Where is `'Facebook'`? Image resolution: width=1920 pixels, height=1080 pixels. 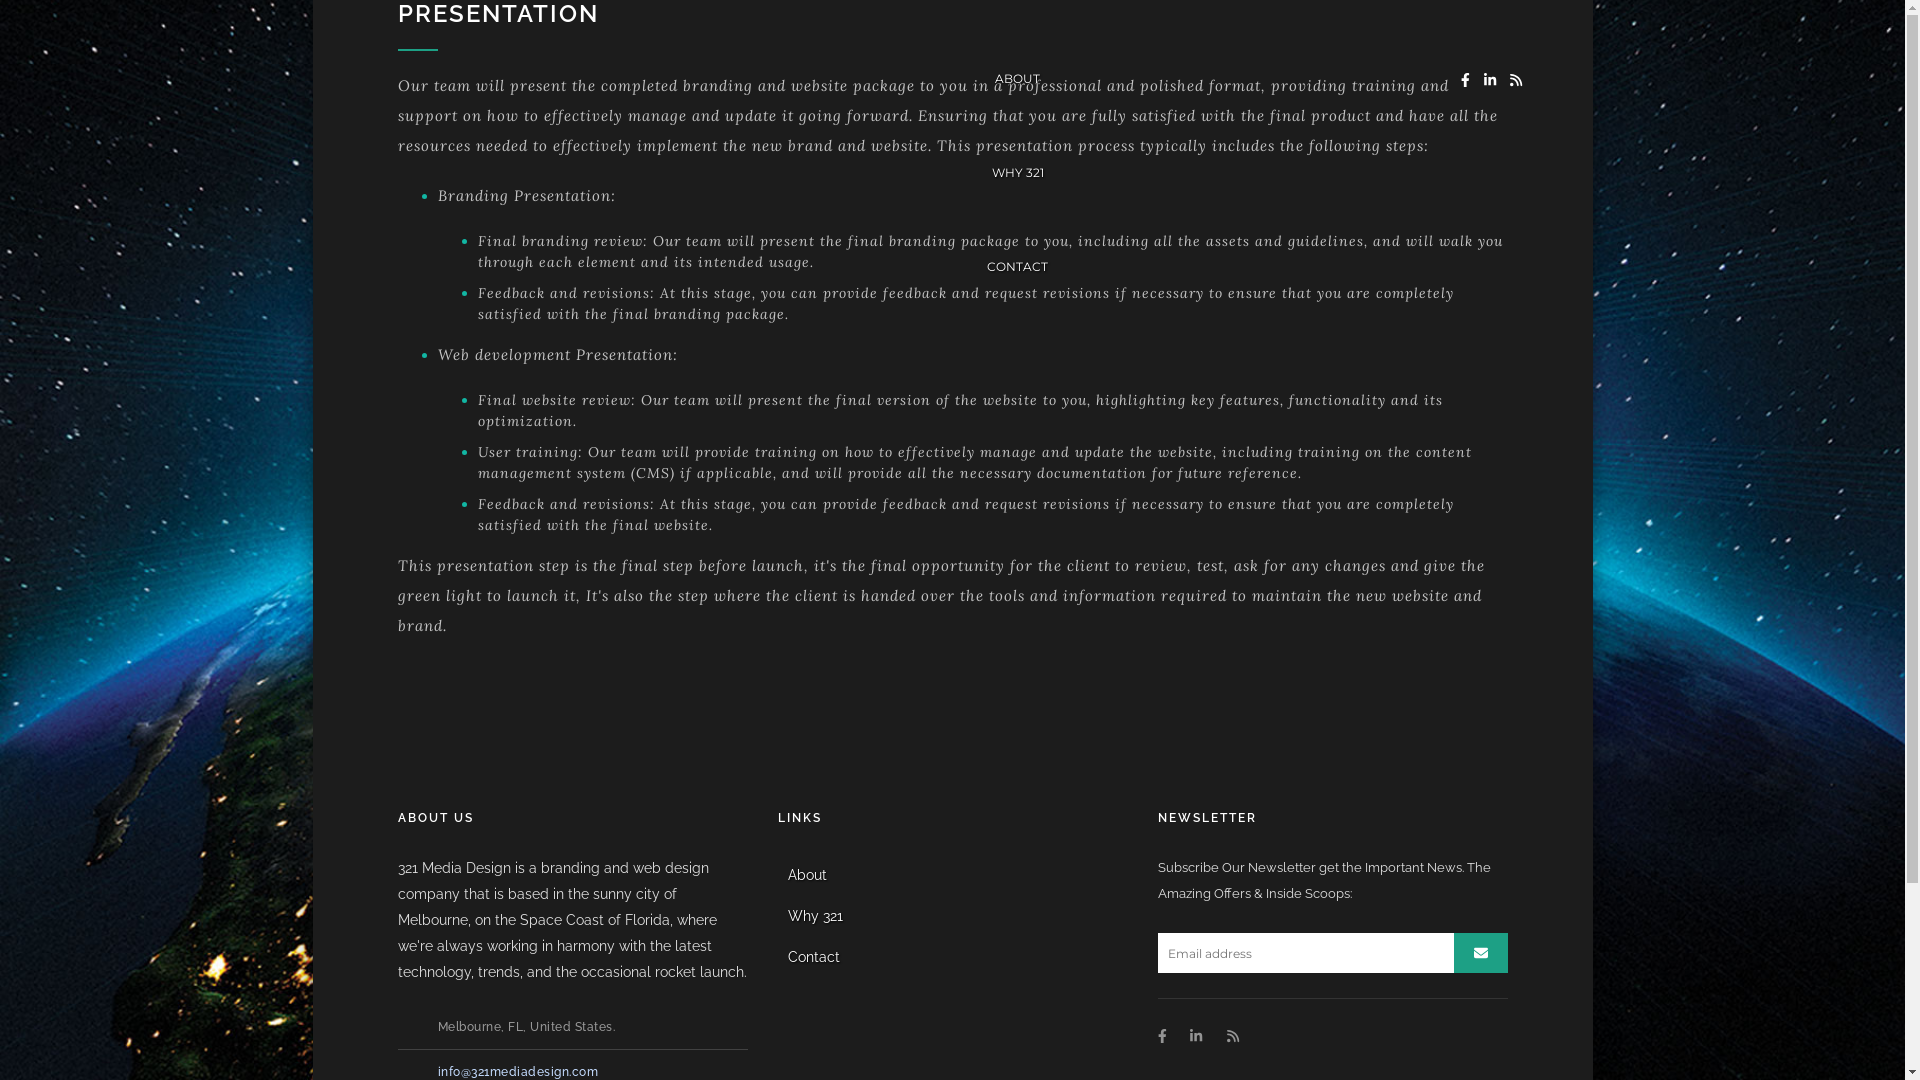
'Facebook' is located at coordinates (1162, 1035).